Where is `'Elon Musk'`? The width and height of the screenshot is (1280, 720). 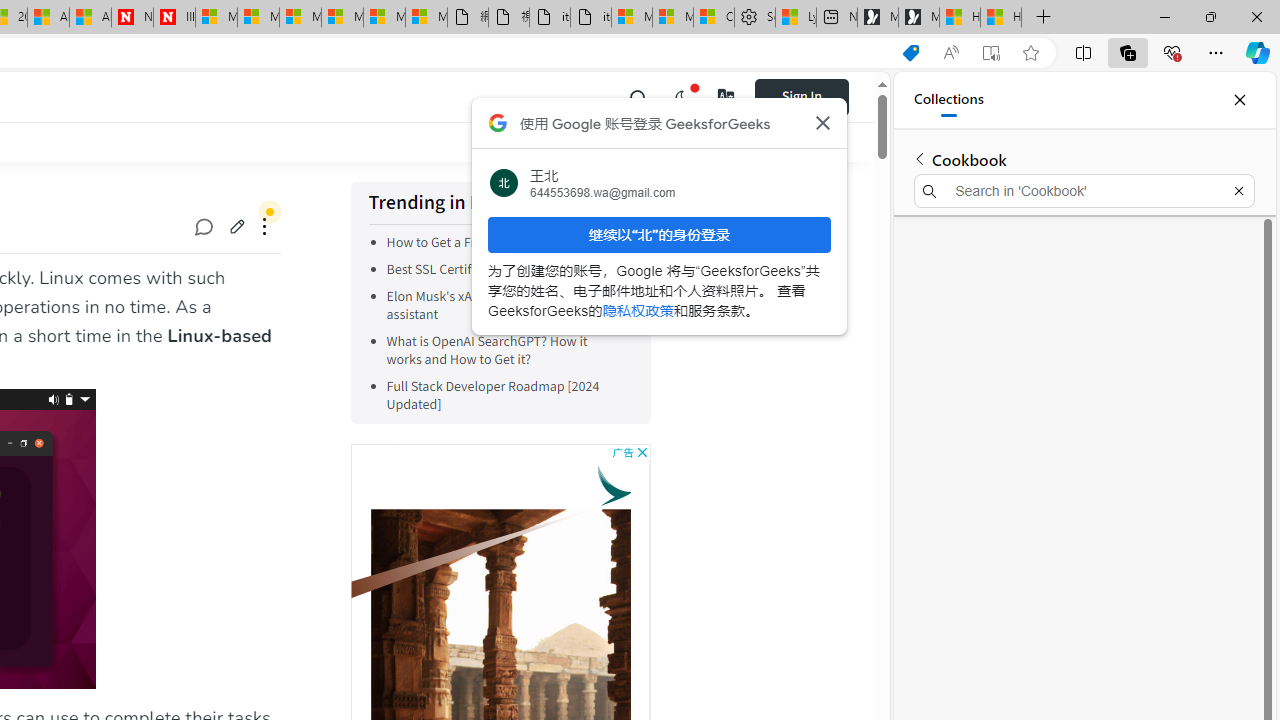 'Elon Musk' is located at coordinates (484, 306).